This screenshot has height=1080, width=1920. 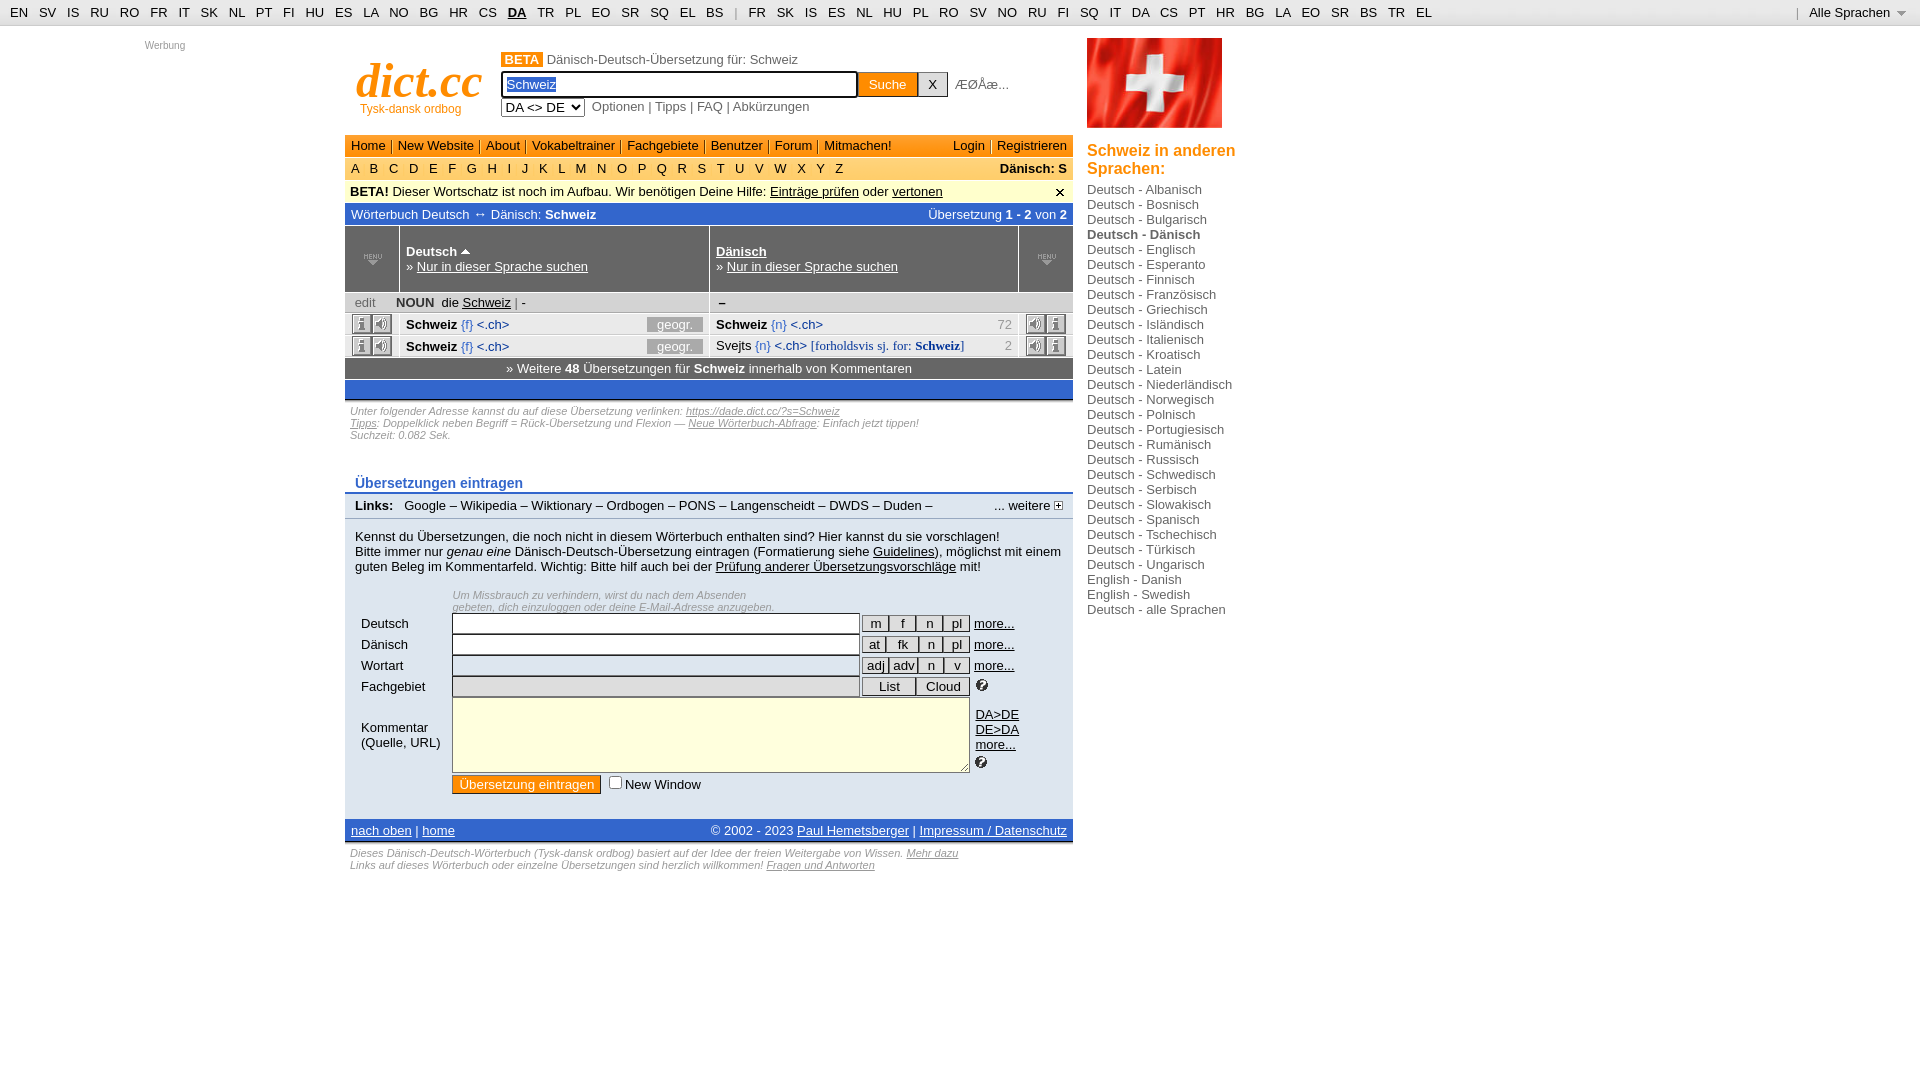 I want to click on 'https://dade.dict.cc/?s=Schweiz', so click(x=686, y=410).